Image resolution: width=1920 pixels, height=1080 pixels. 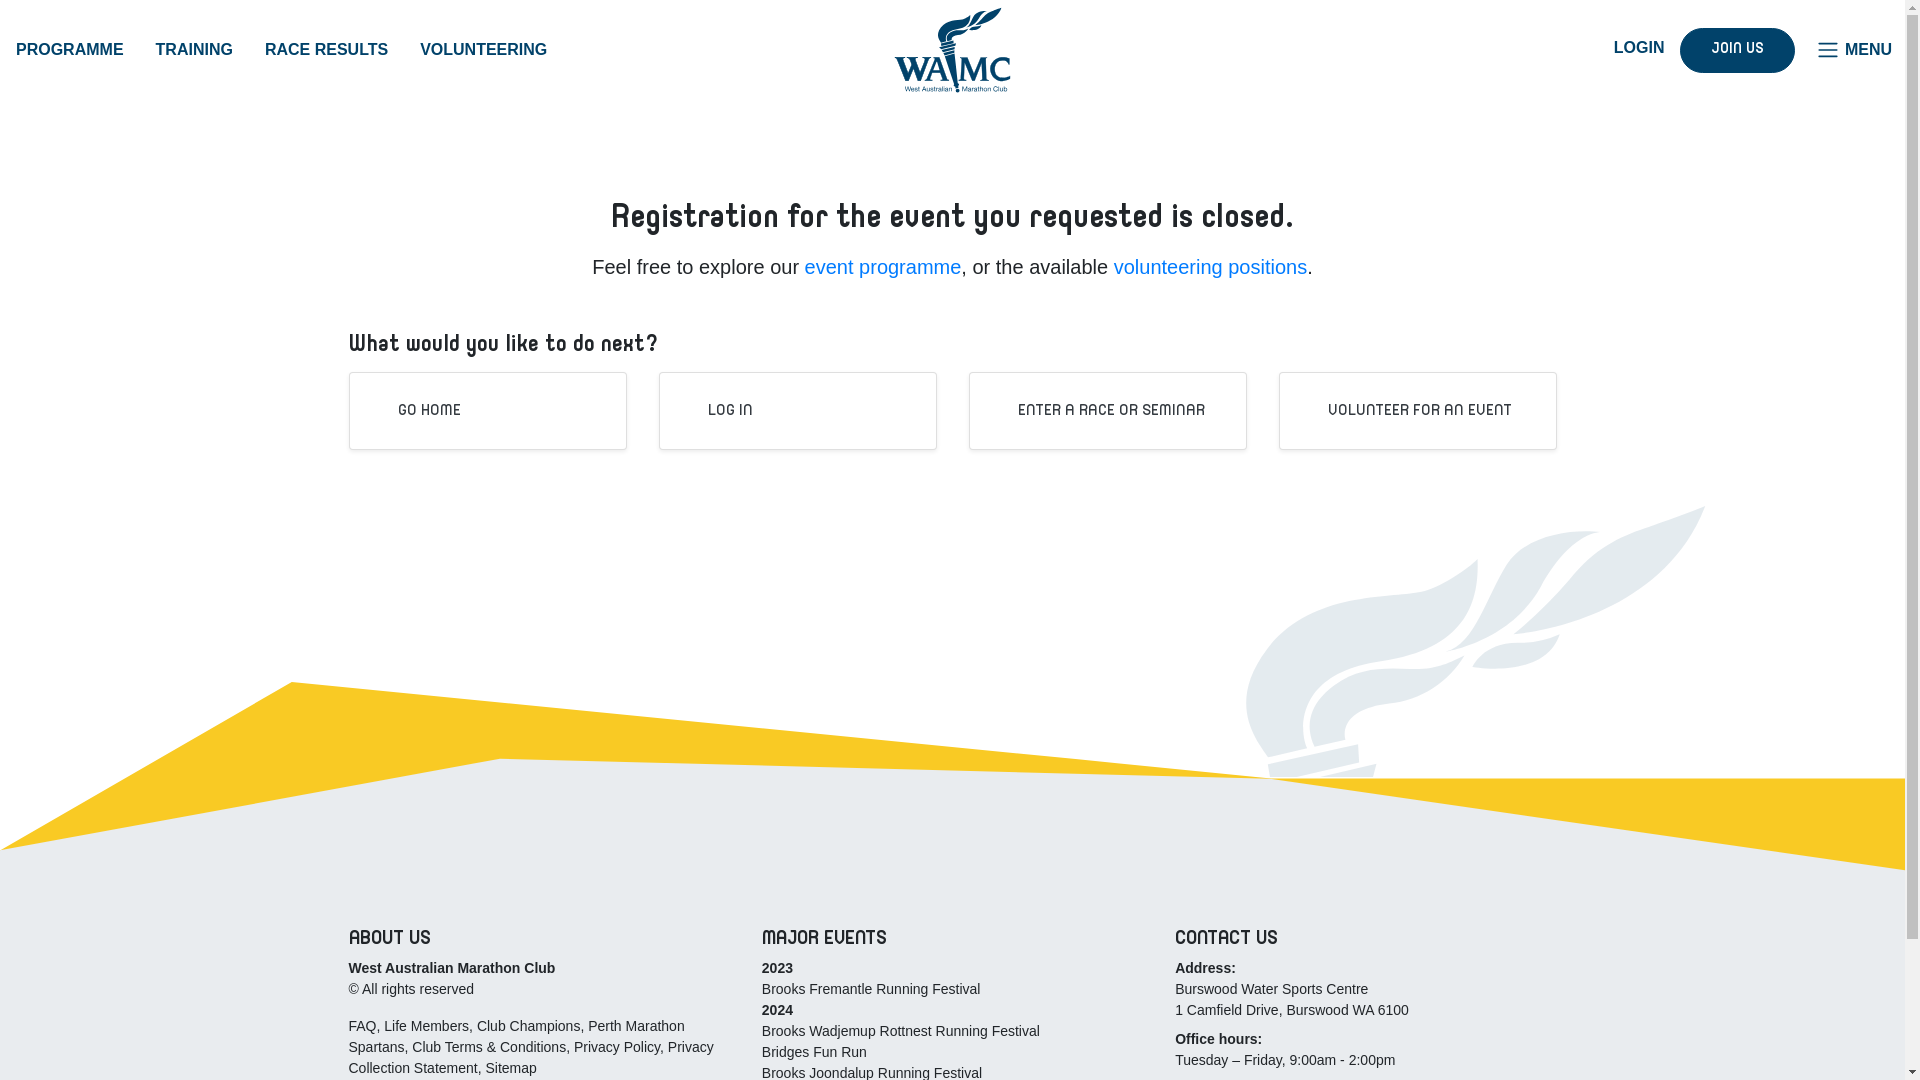 What do you see at coordinates (1112, 265) in the screenshot?
I see `'volunteering positions'` at bounding box center [1112, 265].